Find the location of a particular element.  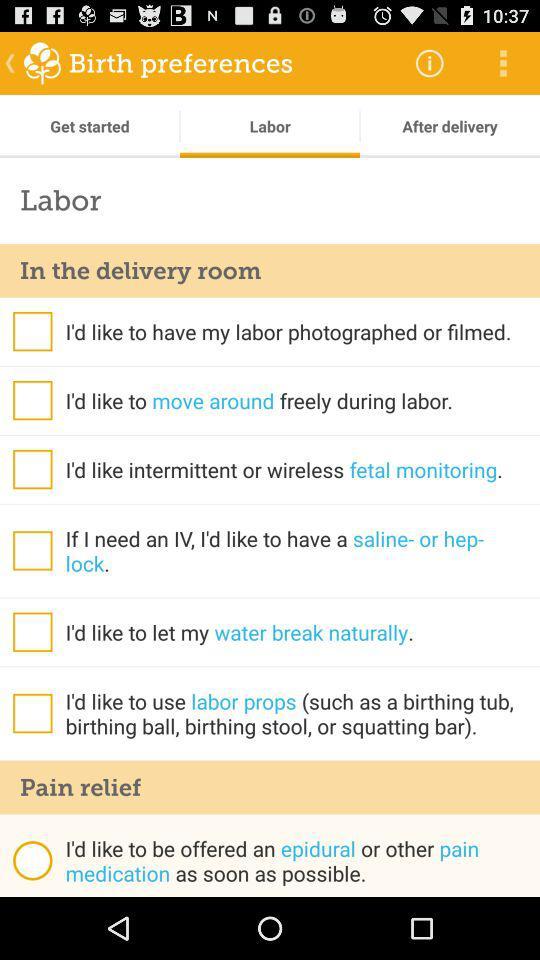

the in the delivery item is located at coordinates (270, 269).